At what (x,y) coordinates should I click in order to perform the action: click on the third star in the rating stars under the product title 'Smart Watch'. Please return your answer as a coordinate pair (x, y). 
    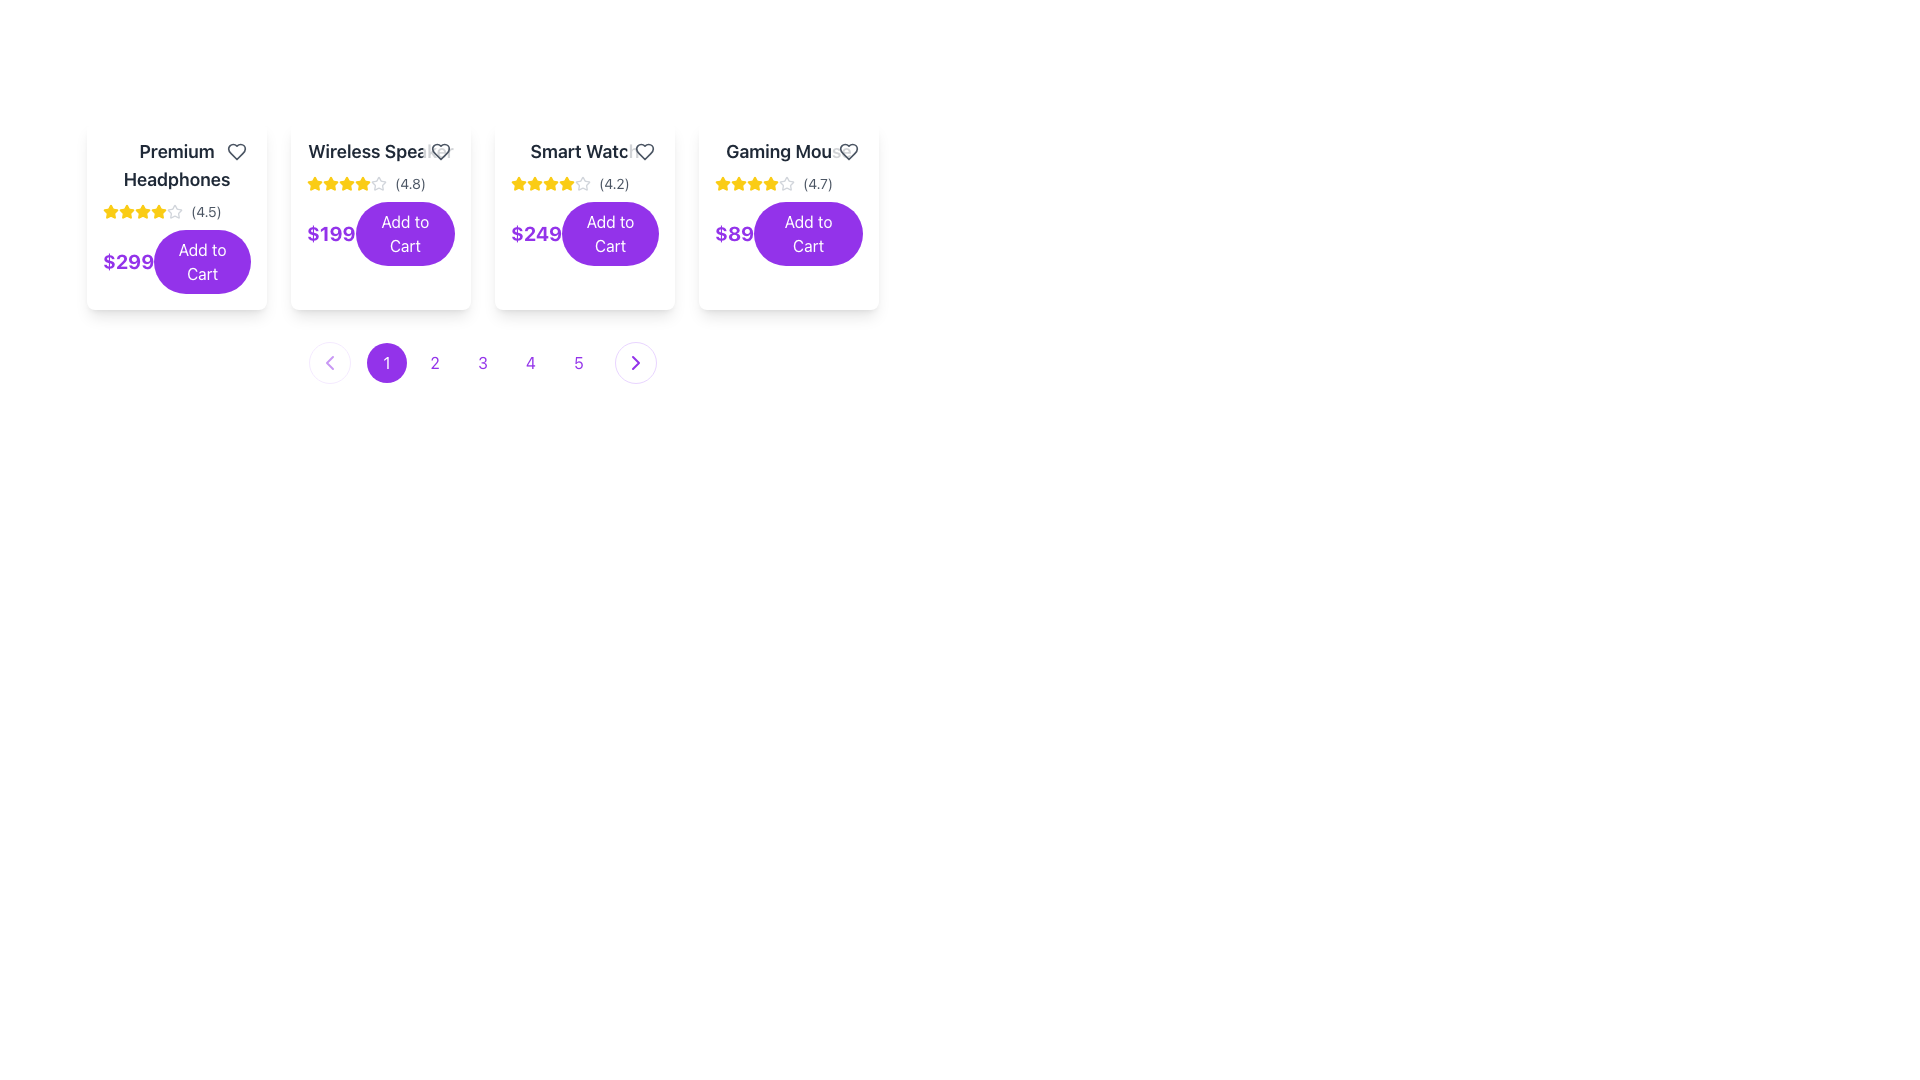
    Looking at the image, I should click on (551, 183).